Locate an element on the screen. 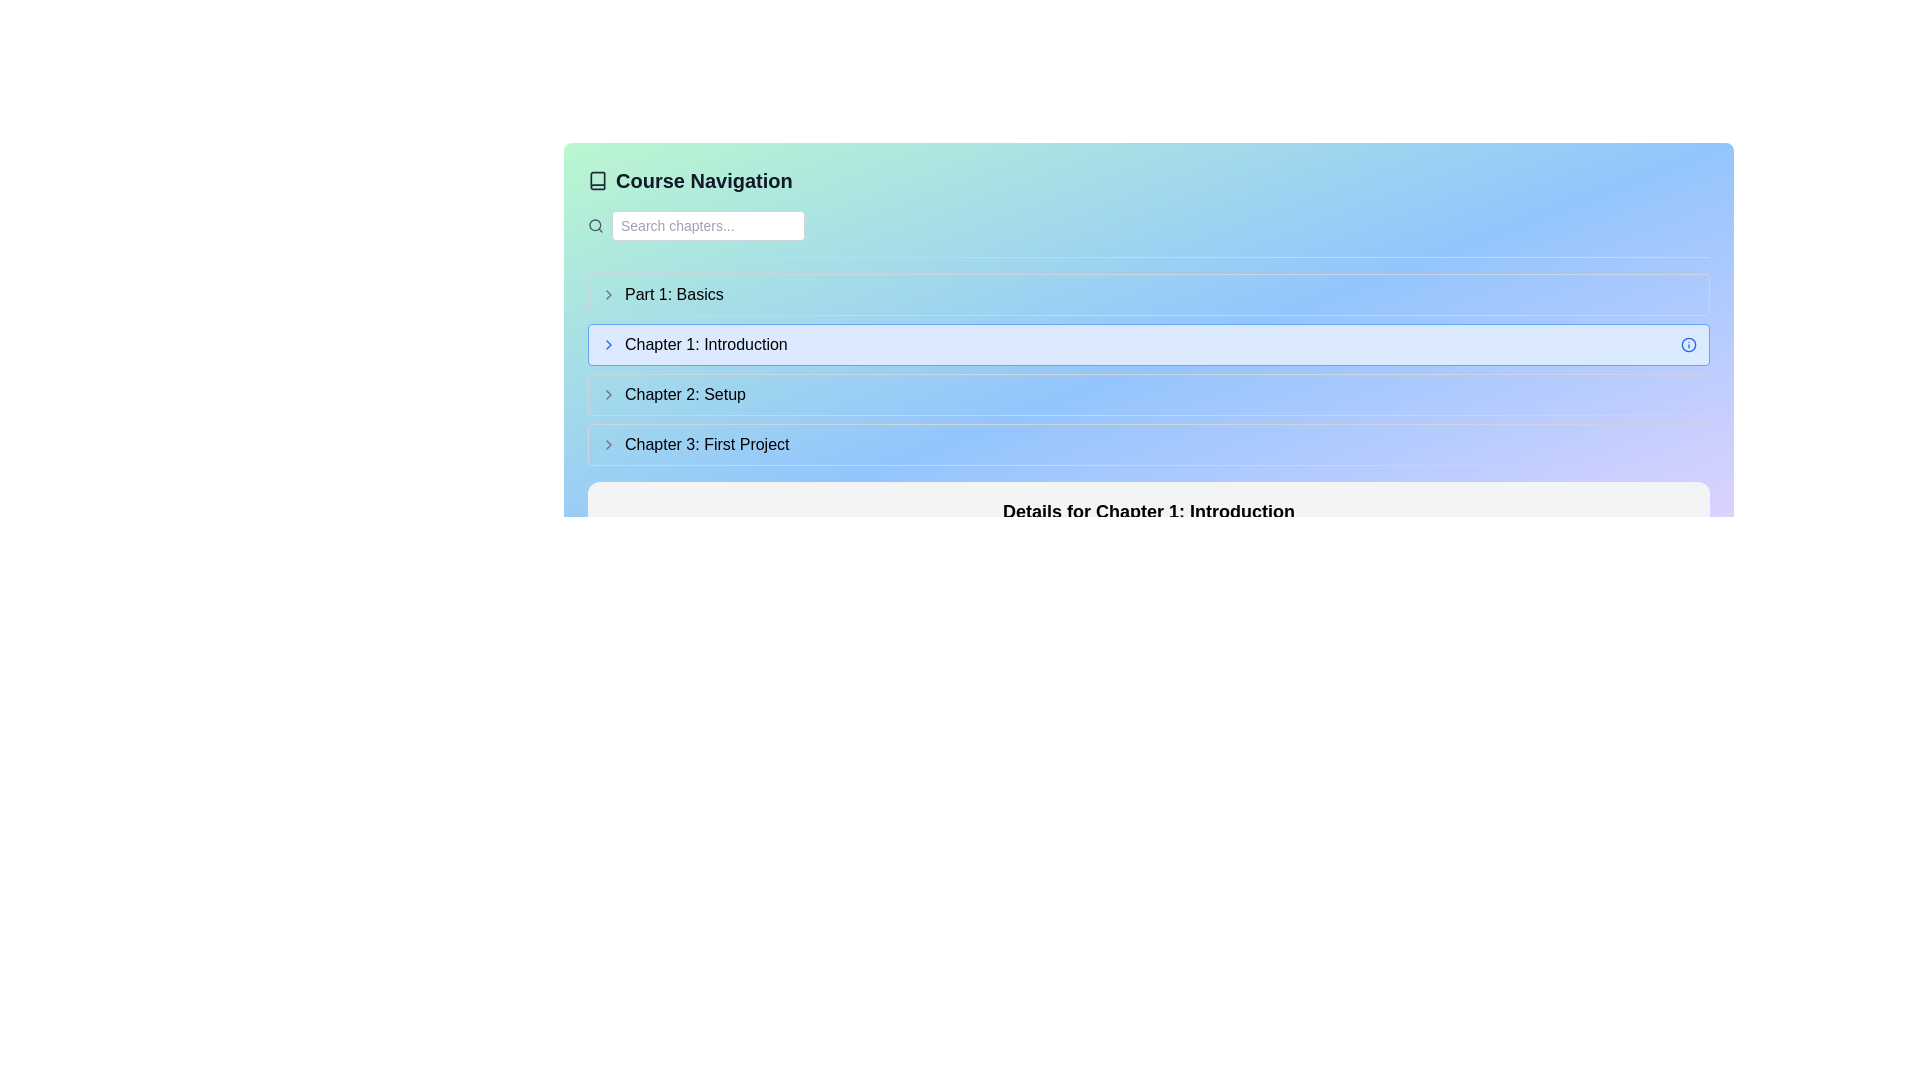 Image resolution: width=1920 pixels, height=1080 pixels. the rightward-pointing chevron icon located to the left of the 'Chapter 1: Introduction' text is located at coordinates (608, 343).